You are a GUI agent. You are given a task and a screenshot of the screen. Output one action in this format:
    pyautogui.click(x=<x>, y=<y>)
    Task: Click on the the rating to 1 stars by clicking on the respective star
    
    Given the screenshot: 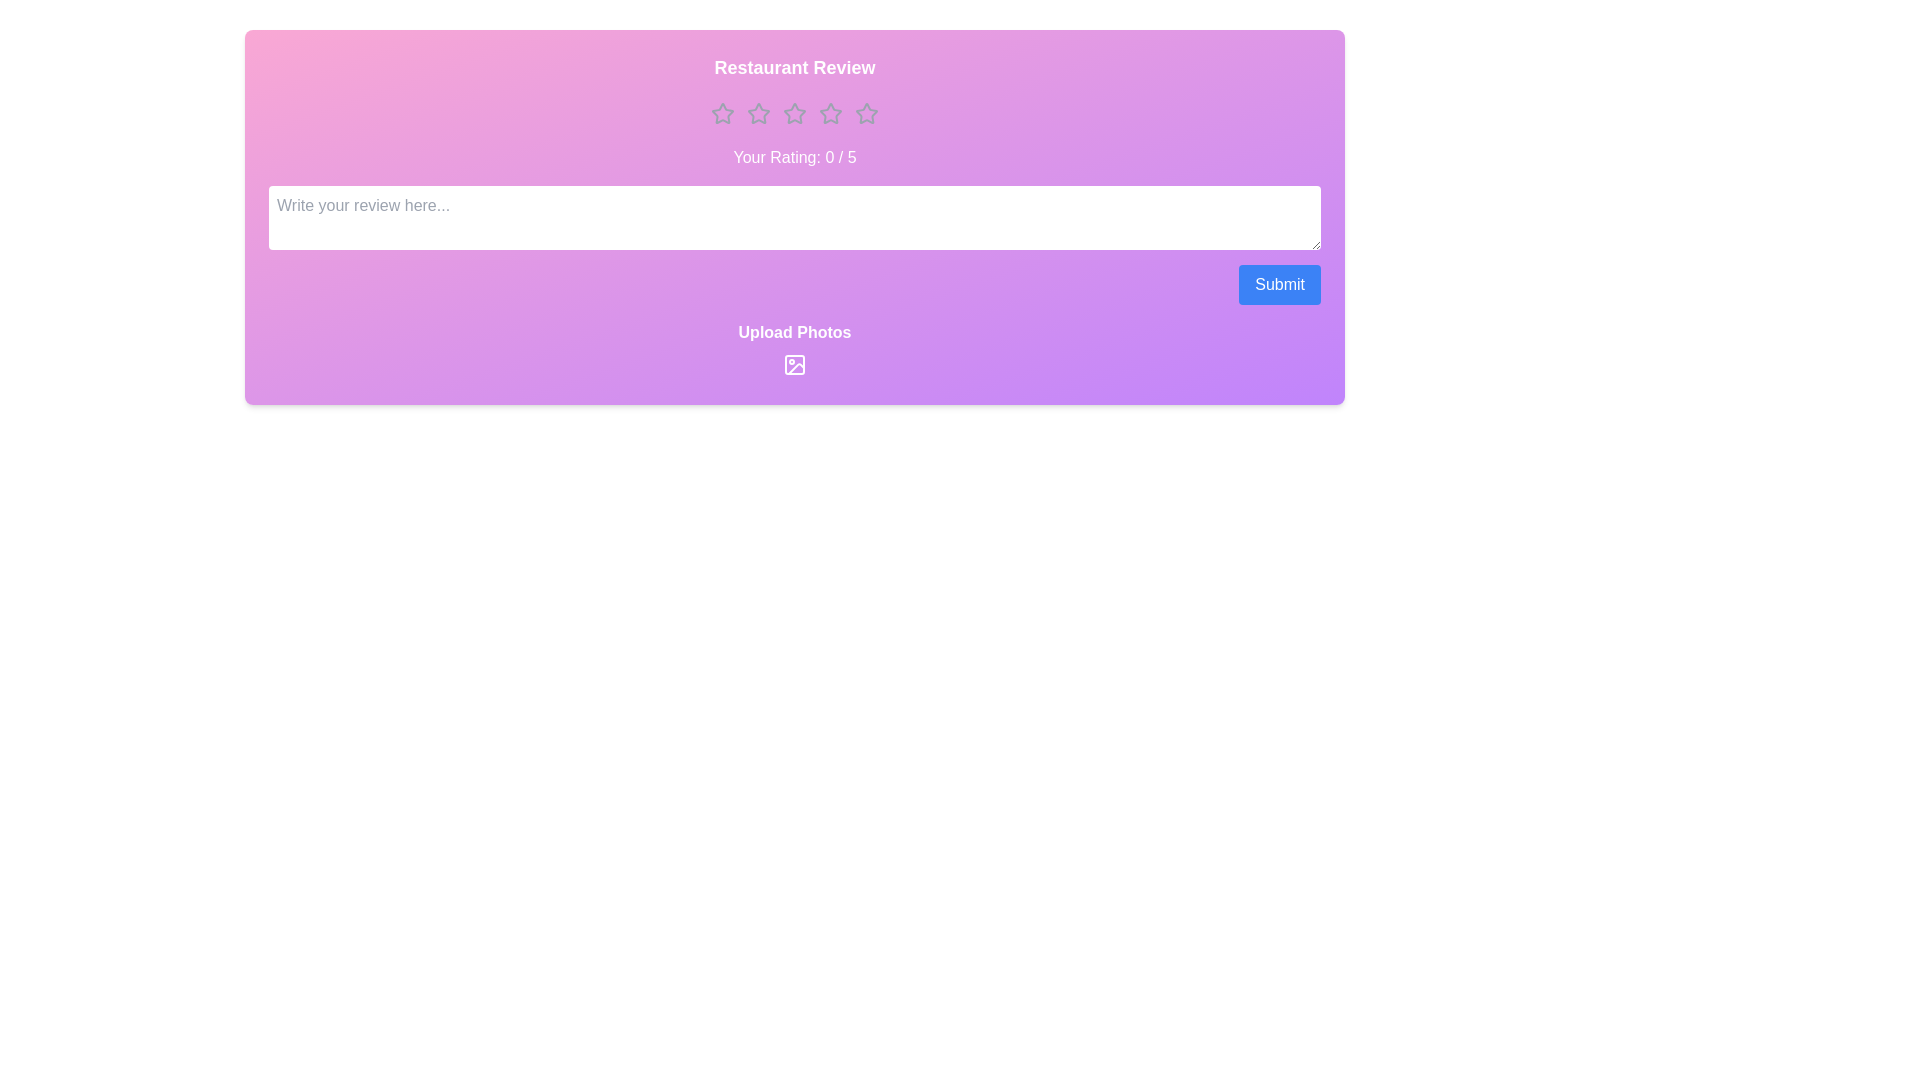 What is the action you would take?
    pyautogui.click(x=722, y=114)
    